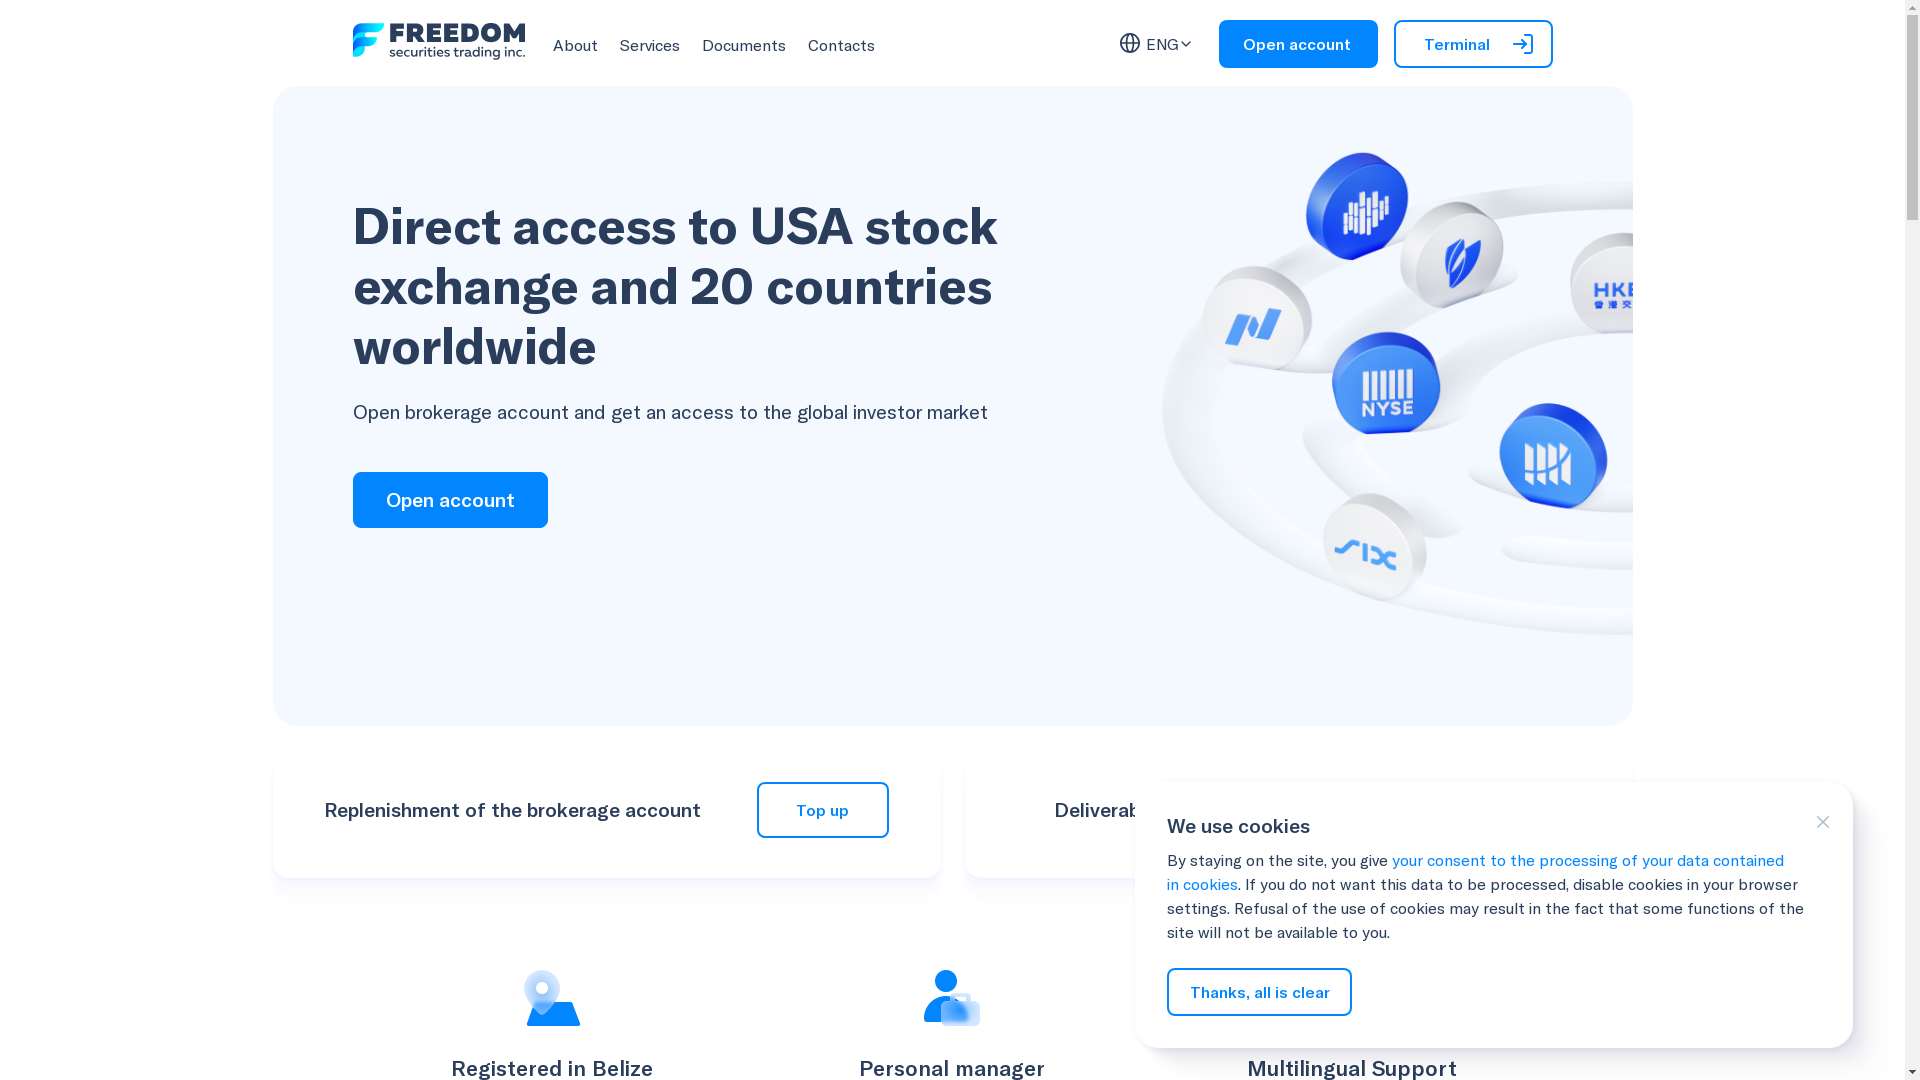  What do you see at coordinates (573, 45) in the screenshot?
I see `'About'` at bounding box center [573, 45].